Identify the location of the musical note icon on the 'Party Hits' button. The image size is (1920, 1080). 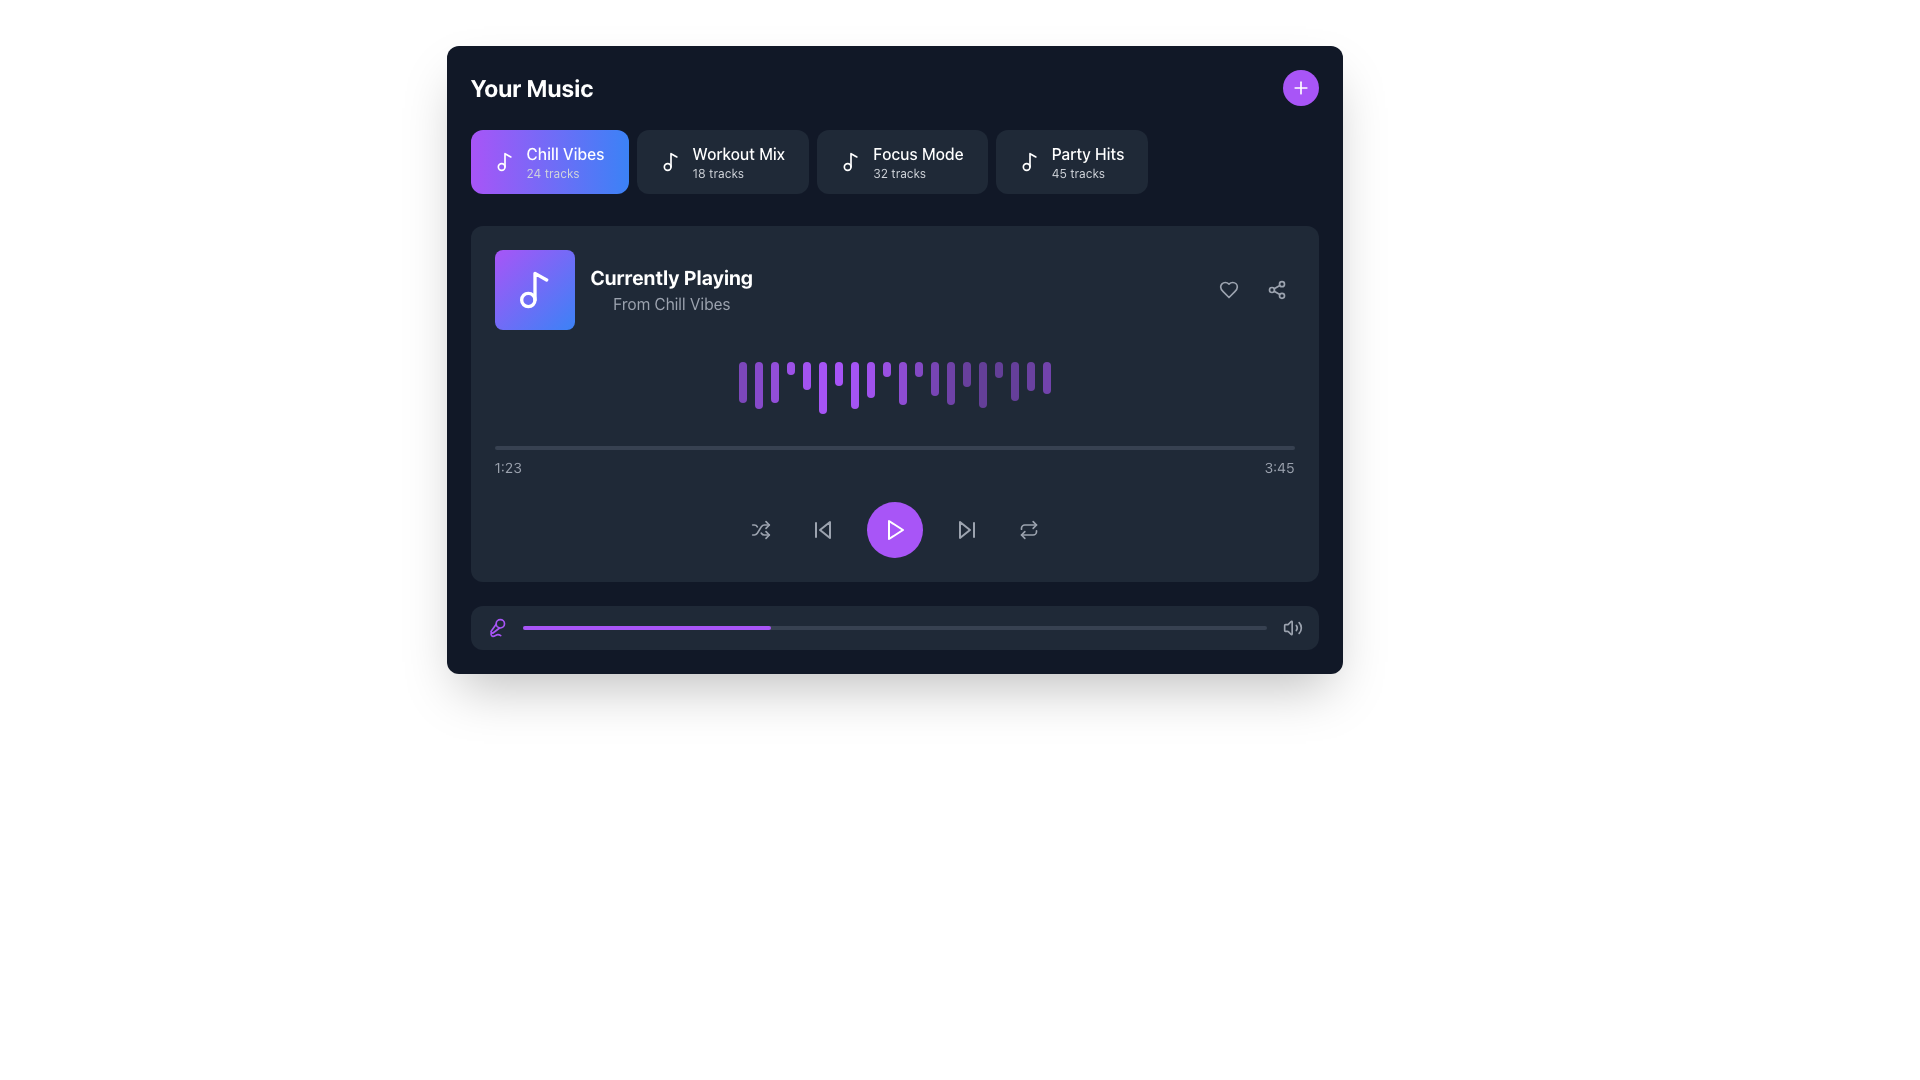
(1029, 161).